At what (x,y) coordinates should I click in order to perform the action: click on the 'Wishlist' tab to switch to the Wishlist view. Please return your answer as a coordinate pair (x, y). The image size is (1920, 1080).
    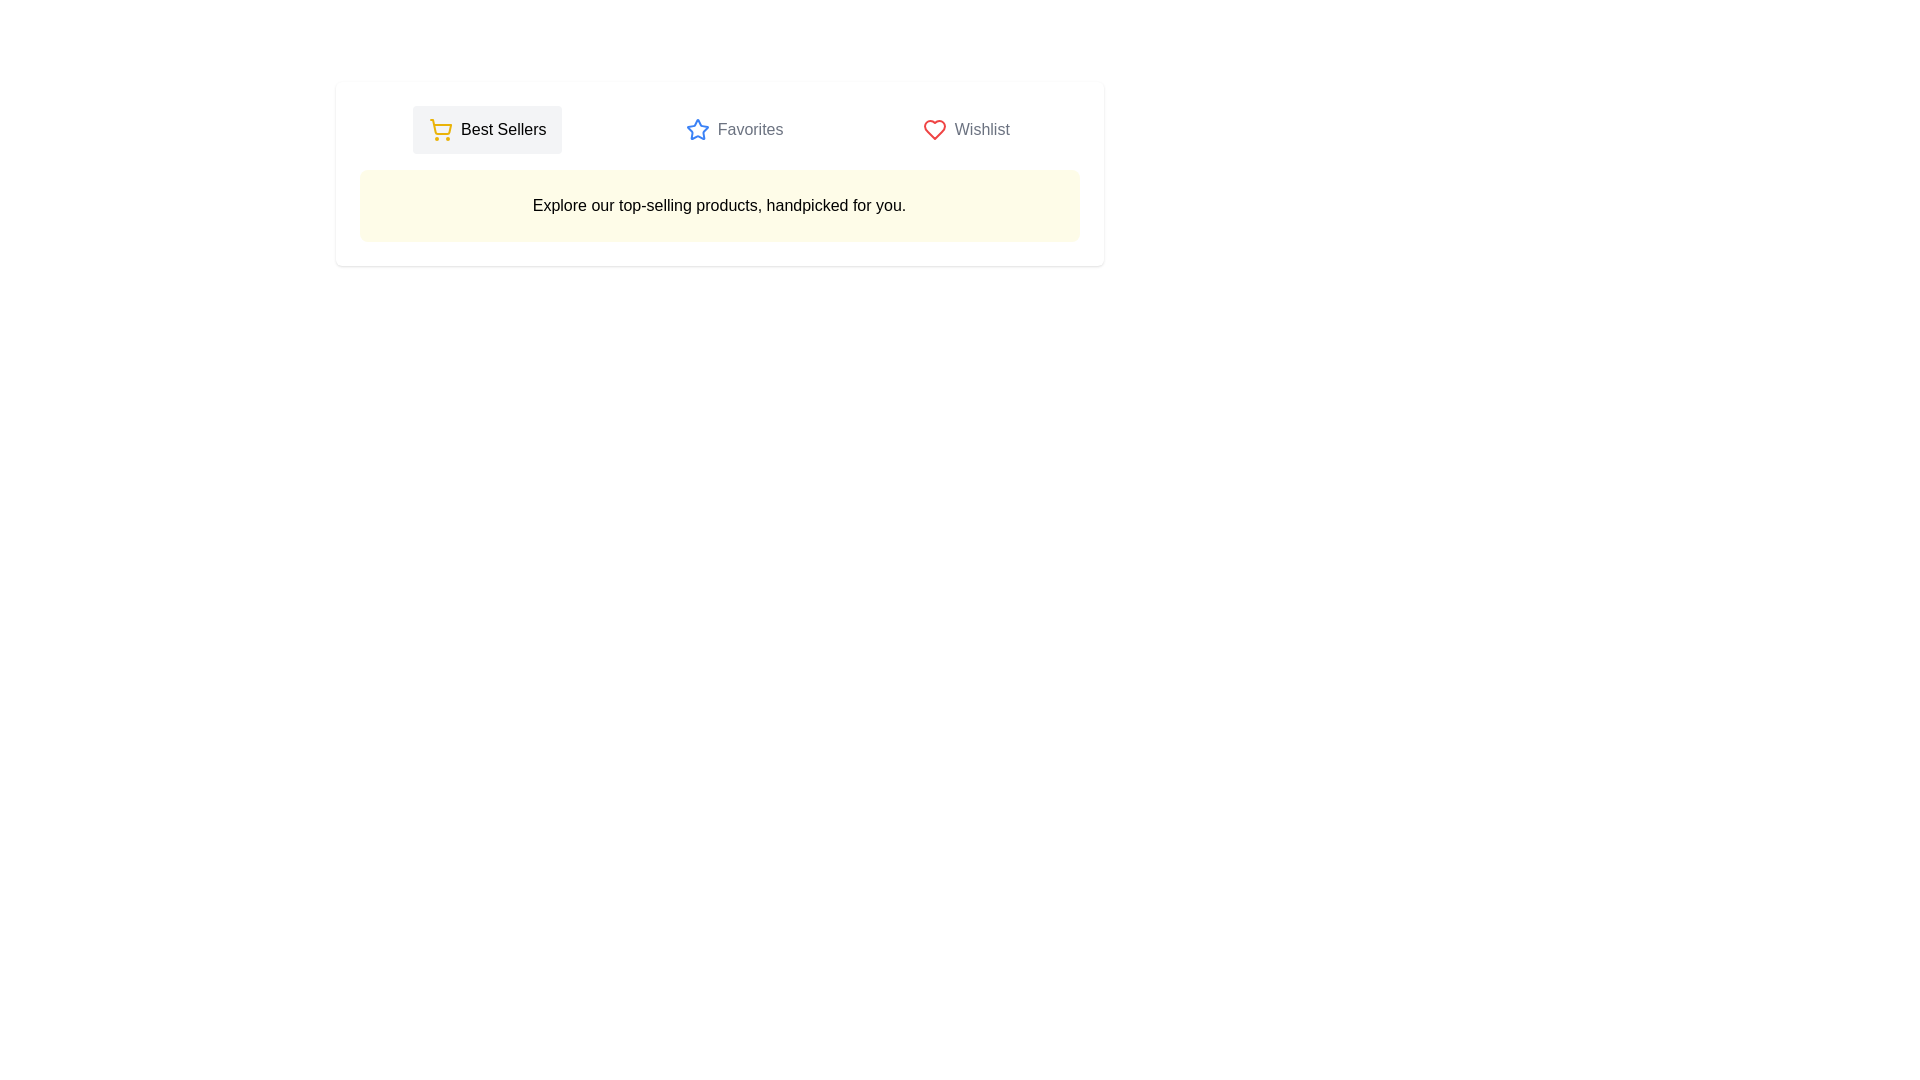
    Looking at the image, I should click on (966, 130).